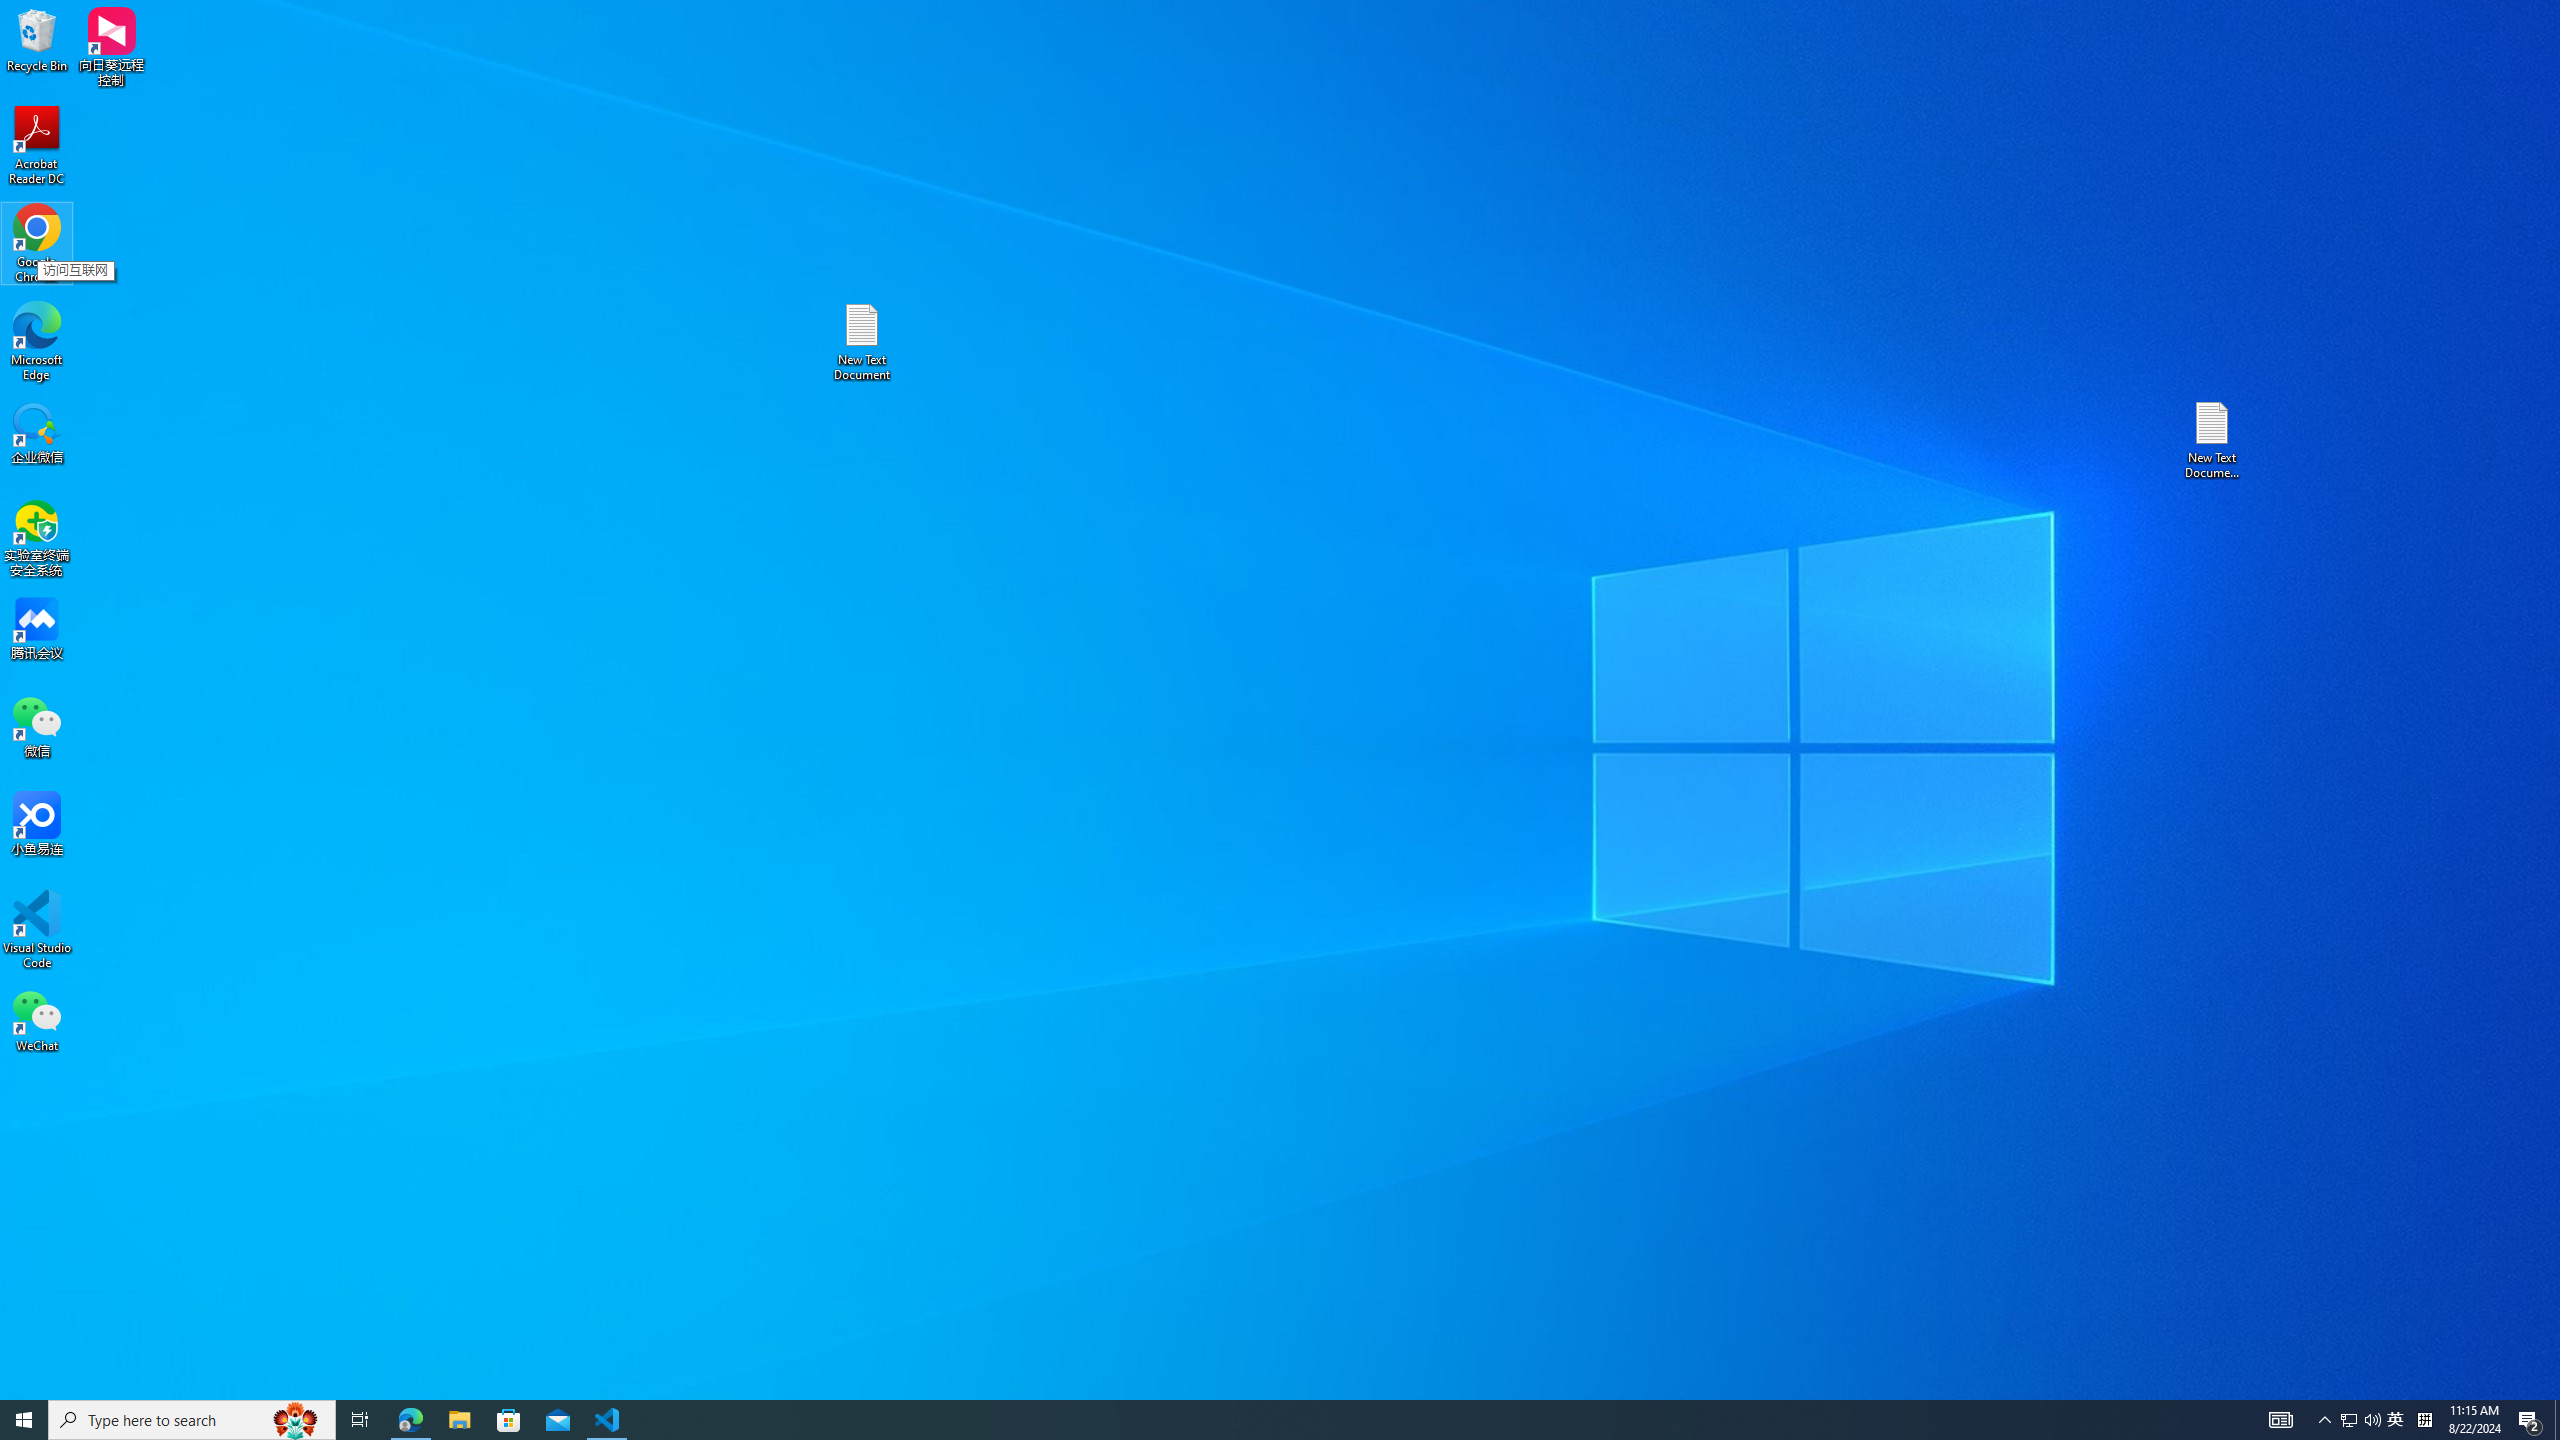 The height and width of the screenshot is (1440, 2560). What do you see at coordinates (36, 1019) in the screenshot?
I see `'WeChat'` at bounding box center [36, 1019].